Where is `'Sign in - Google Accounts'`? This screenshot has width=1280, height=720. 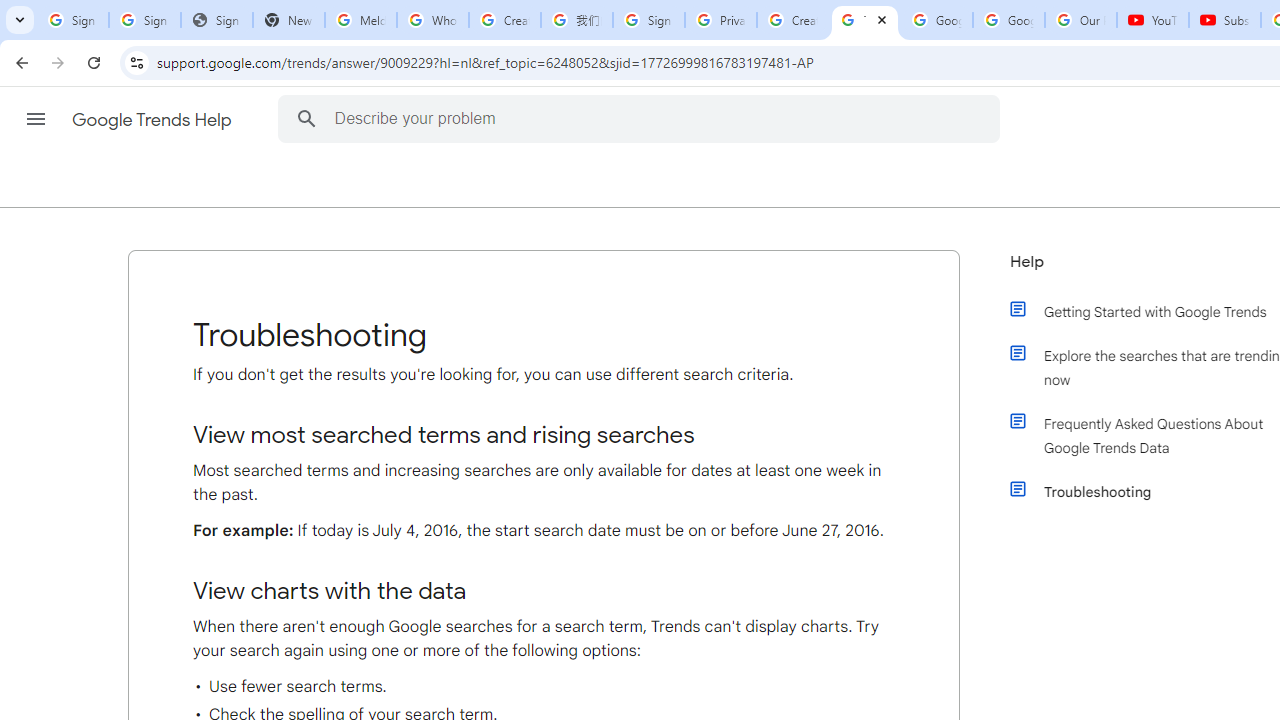
'Sign in - Google Accounts' is located at coordinates (648, 20).